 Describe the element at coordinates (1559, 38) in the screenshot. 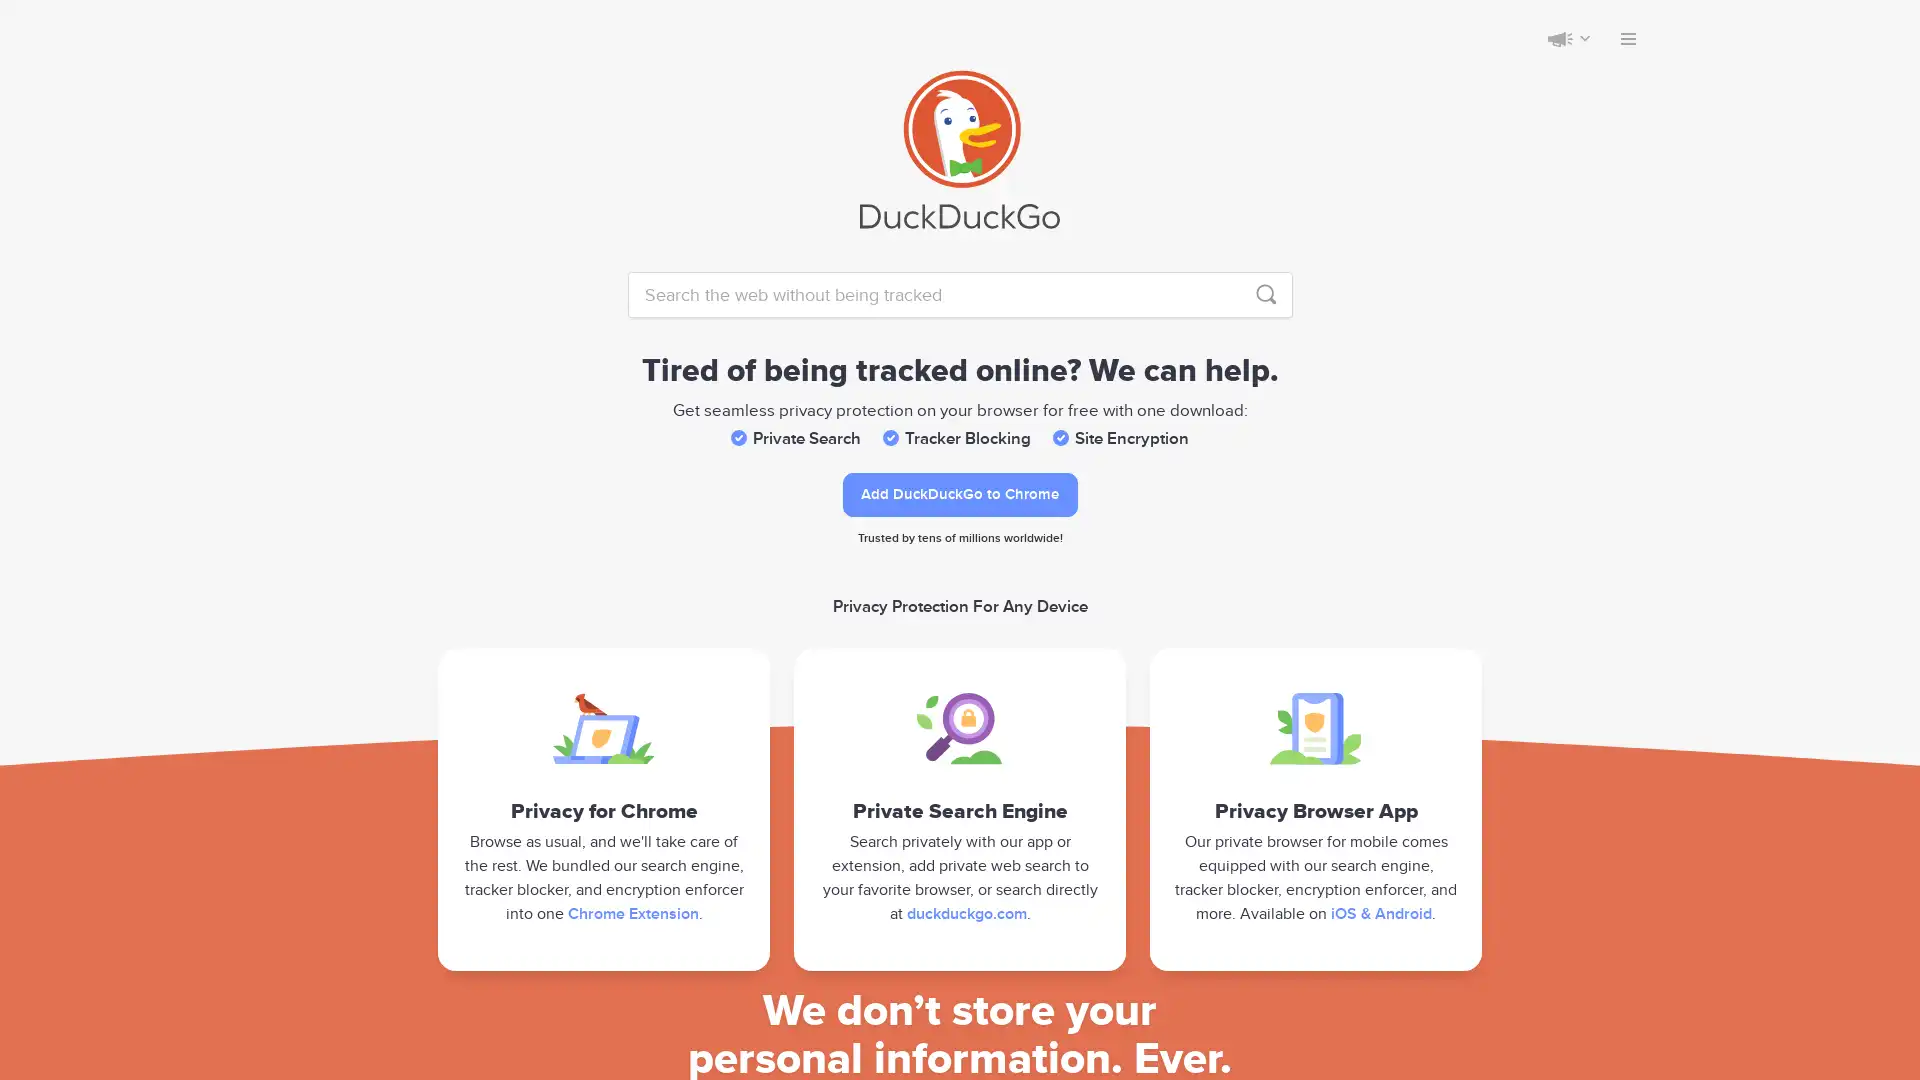

I see `Keep in touch` at that location.